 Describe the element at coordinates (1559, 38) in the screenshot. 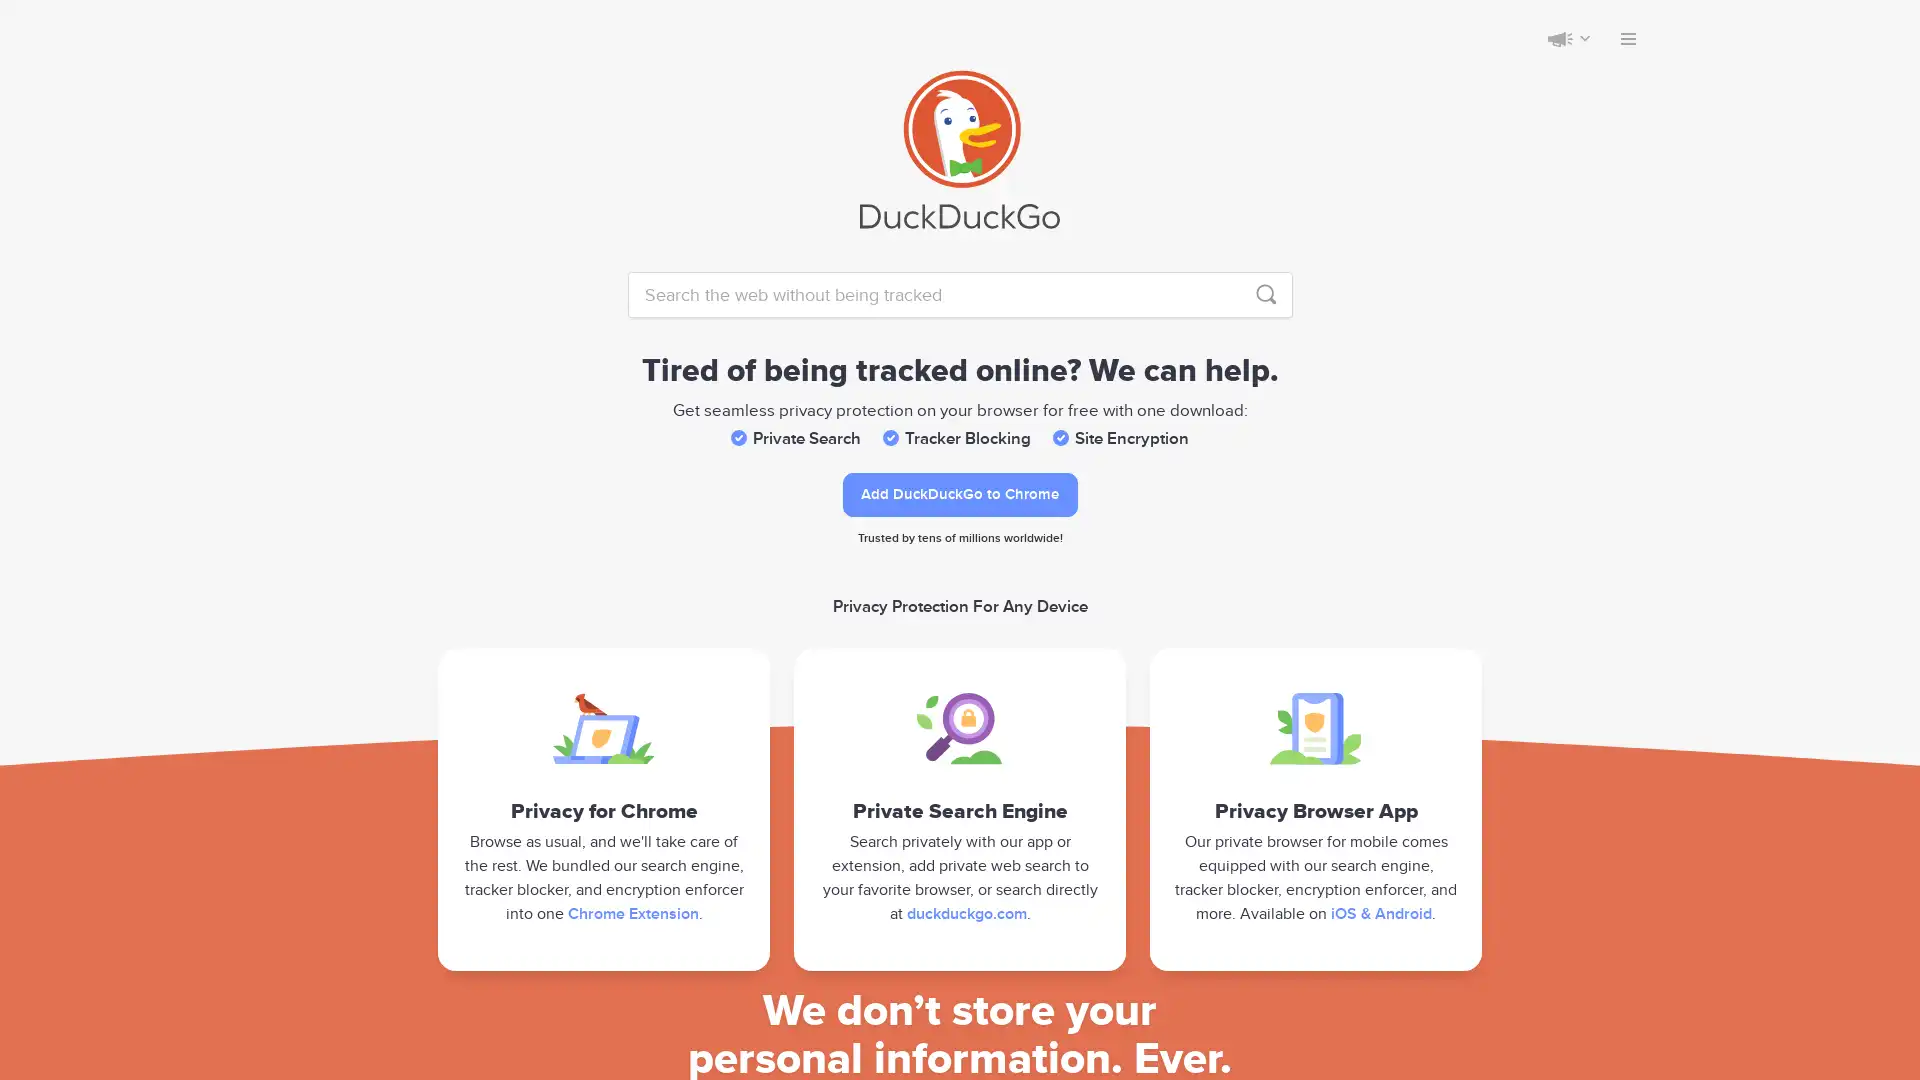

I see `Keep in touch` at that location.